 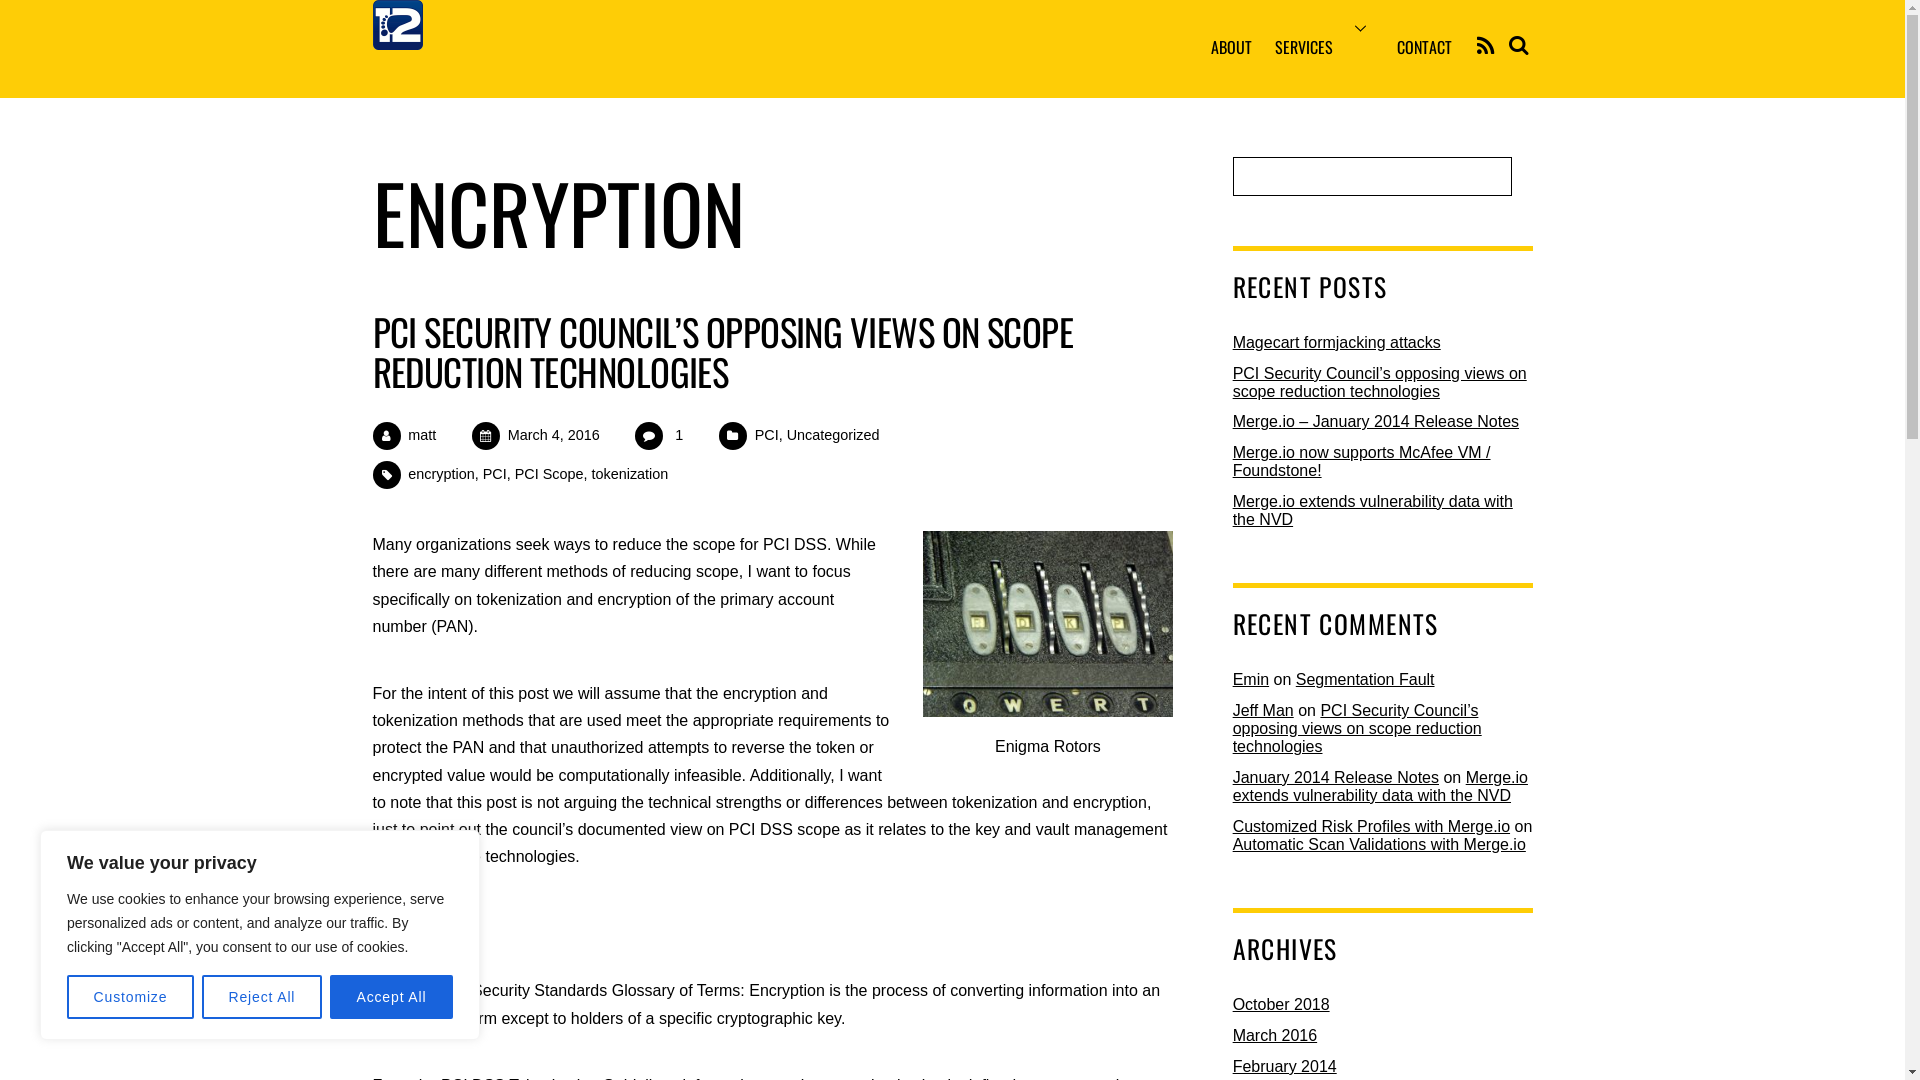 What do you see at coordinates (1232, 678) in the screenshot?
I see `'Emin'` at bounding box center [1232, 678].